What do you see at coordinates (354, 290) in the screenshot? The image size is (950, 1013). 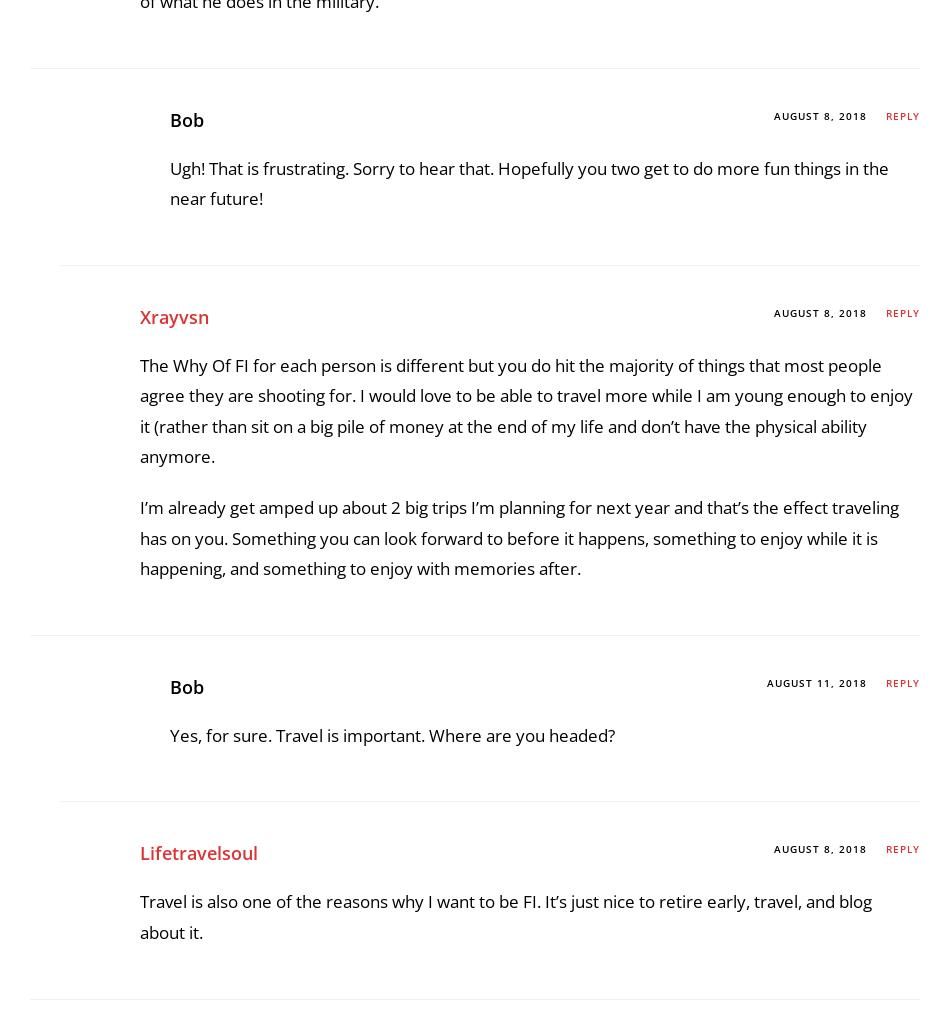 I see `'.'` at bounding box center [354, 290].